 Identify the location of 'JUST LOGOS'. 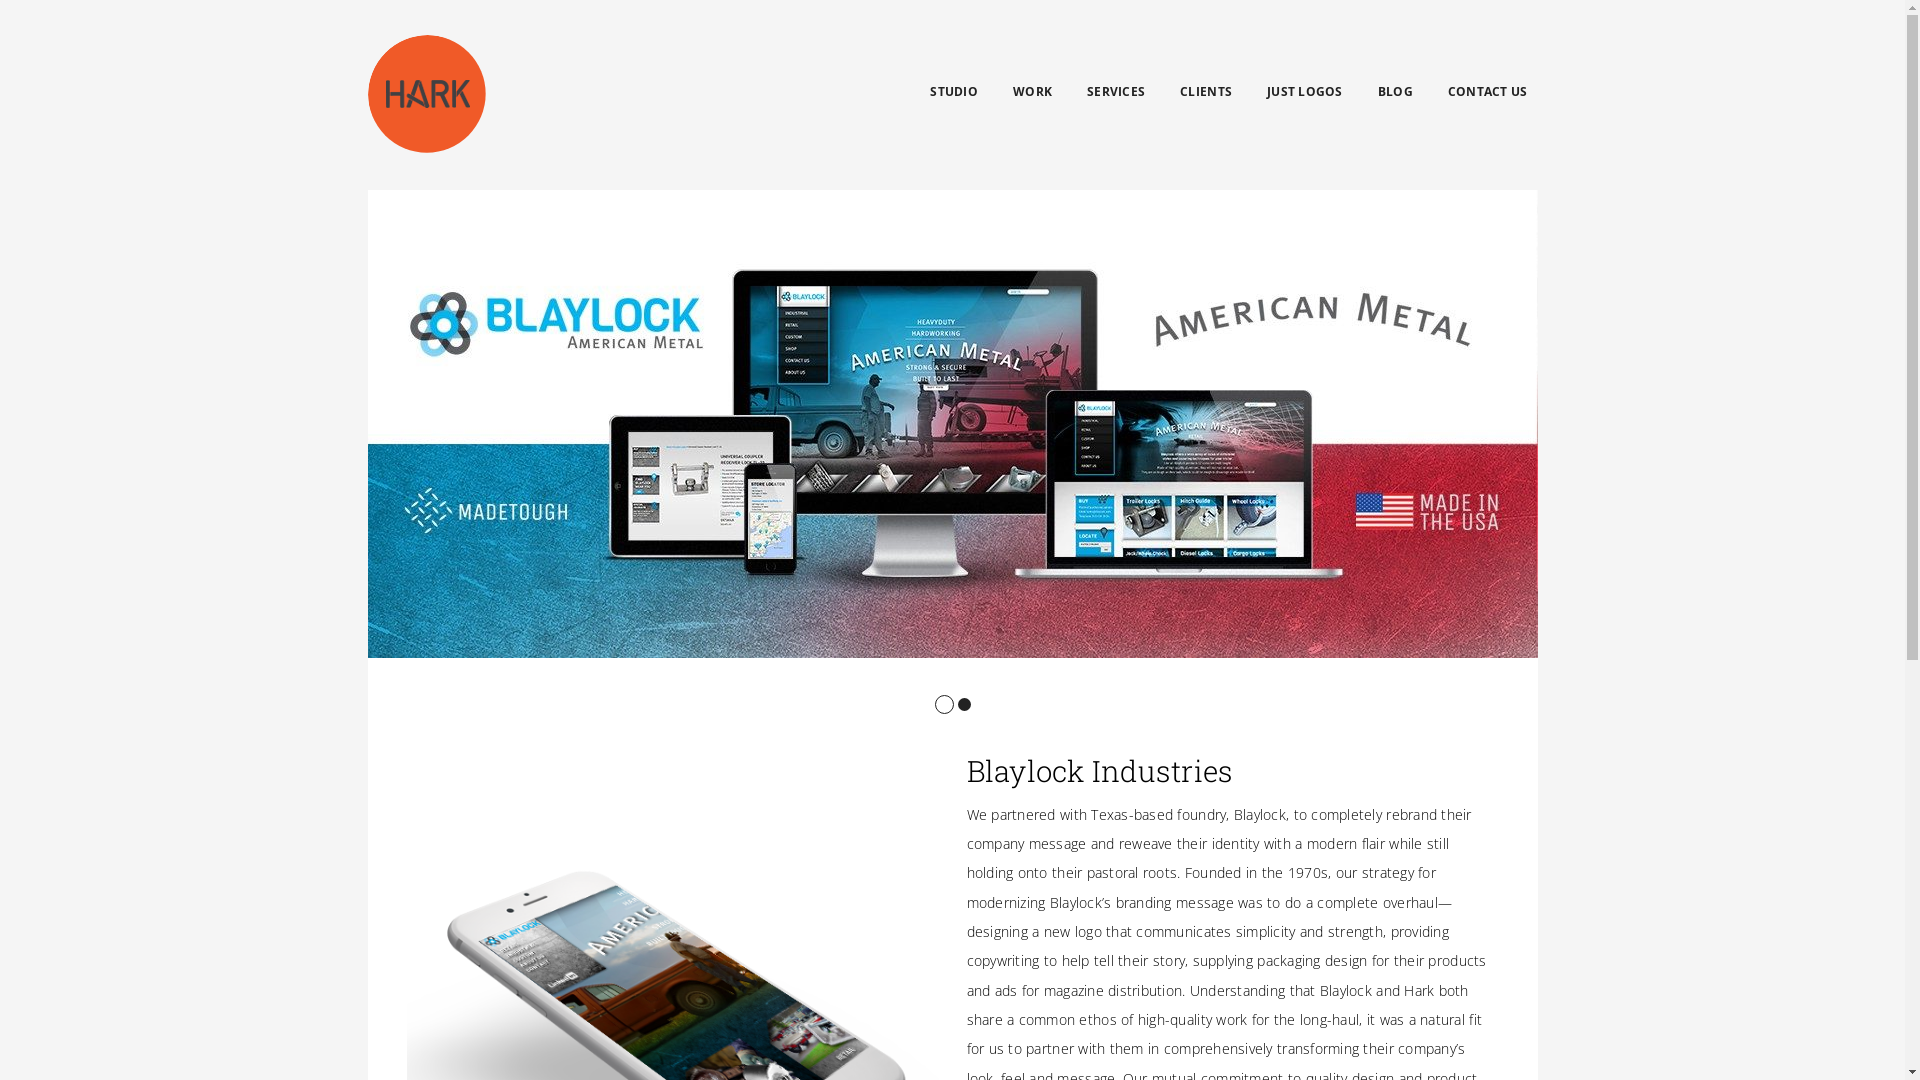
(1305, 92).